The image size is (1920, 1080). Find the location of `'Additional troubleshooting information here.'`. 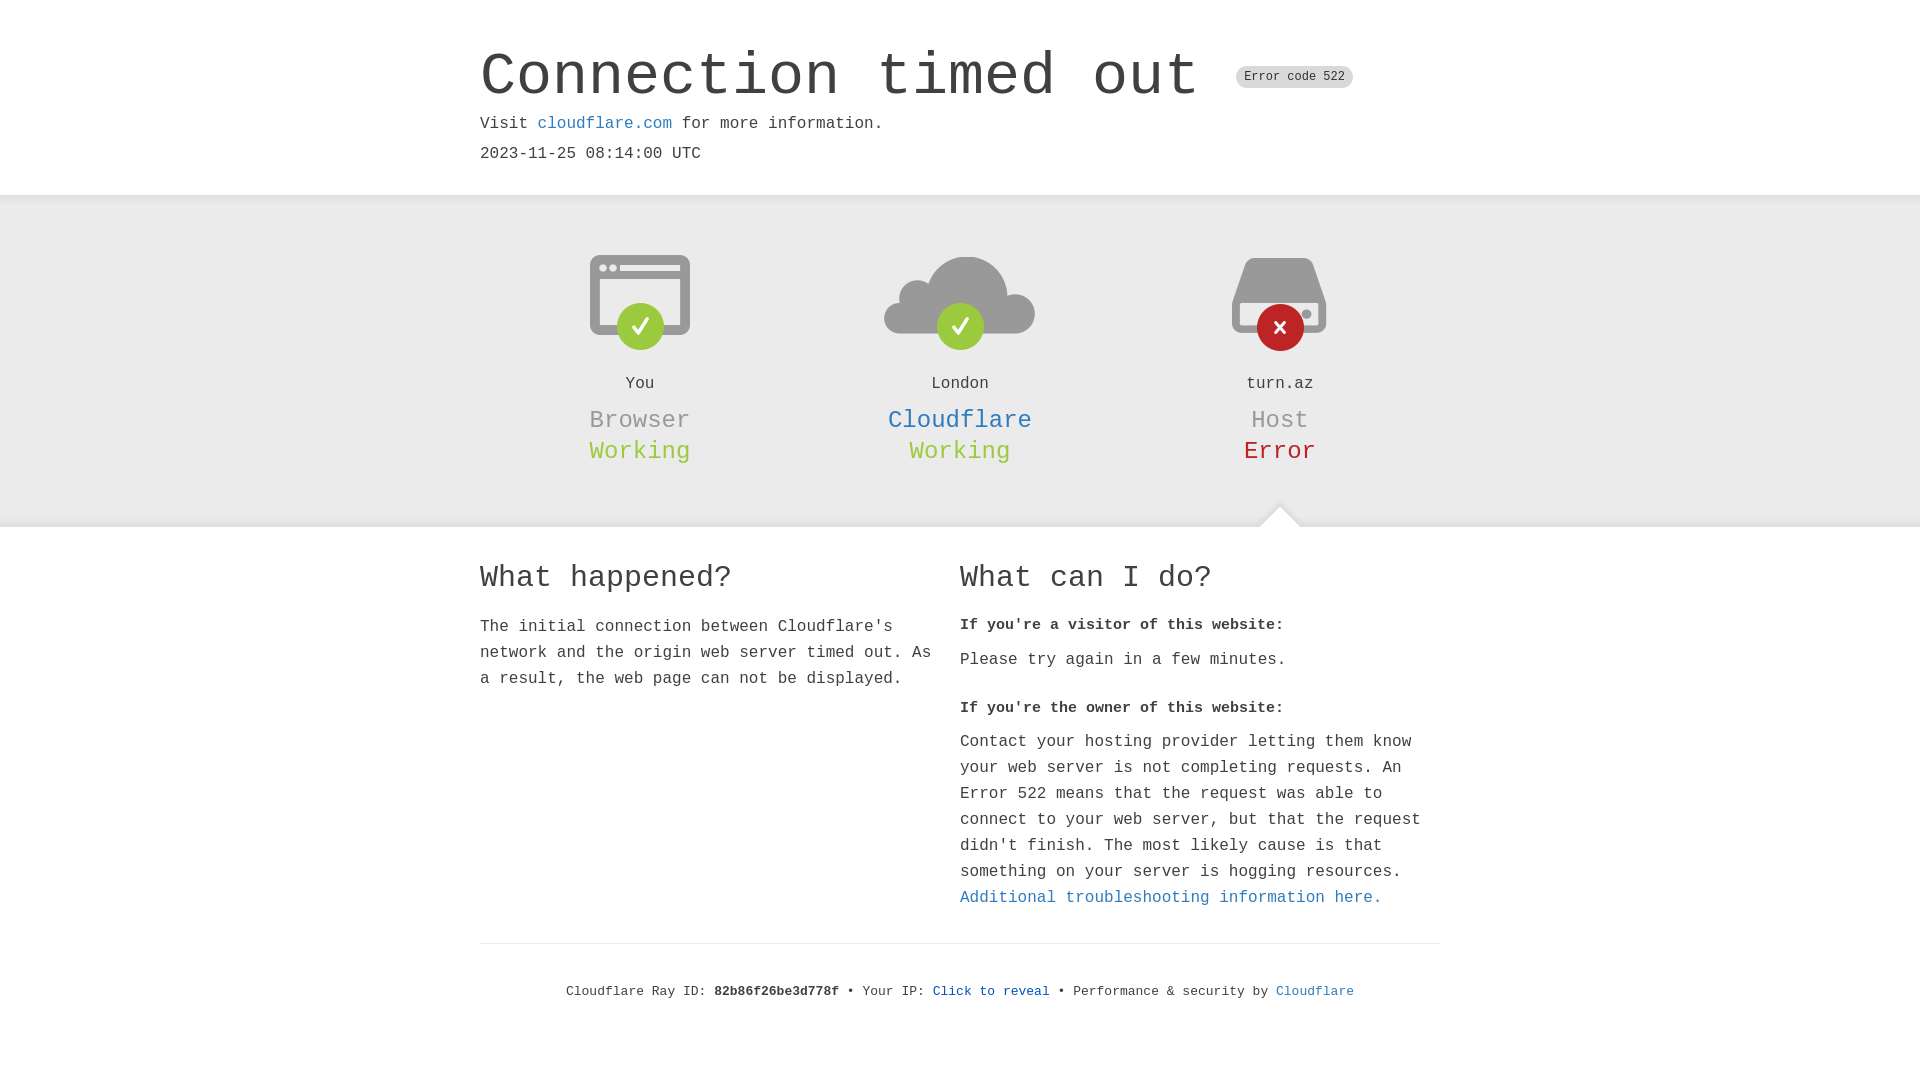

'Additional troubleshooting information here.' is located at coordinates (1171, 897).